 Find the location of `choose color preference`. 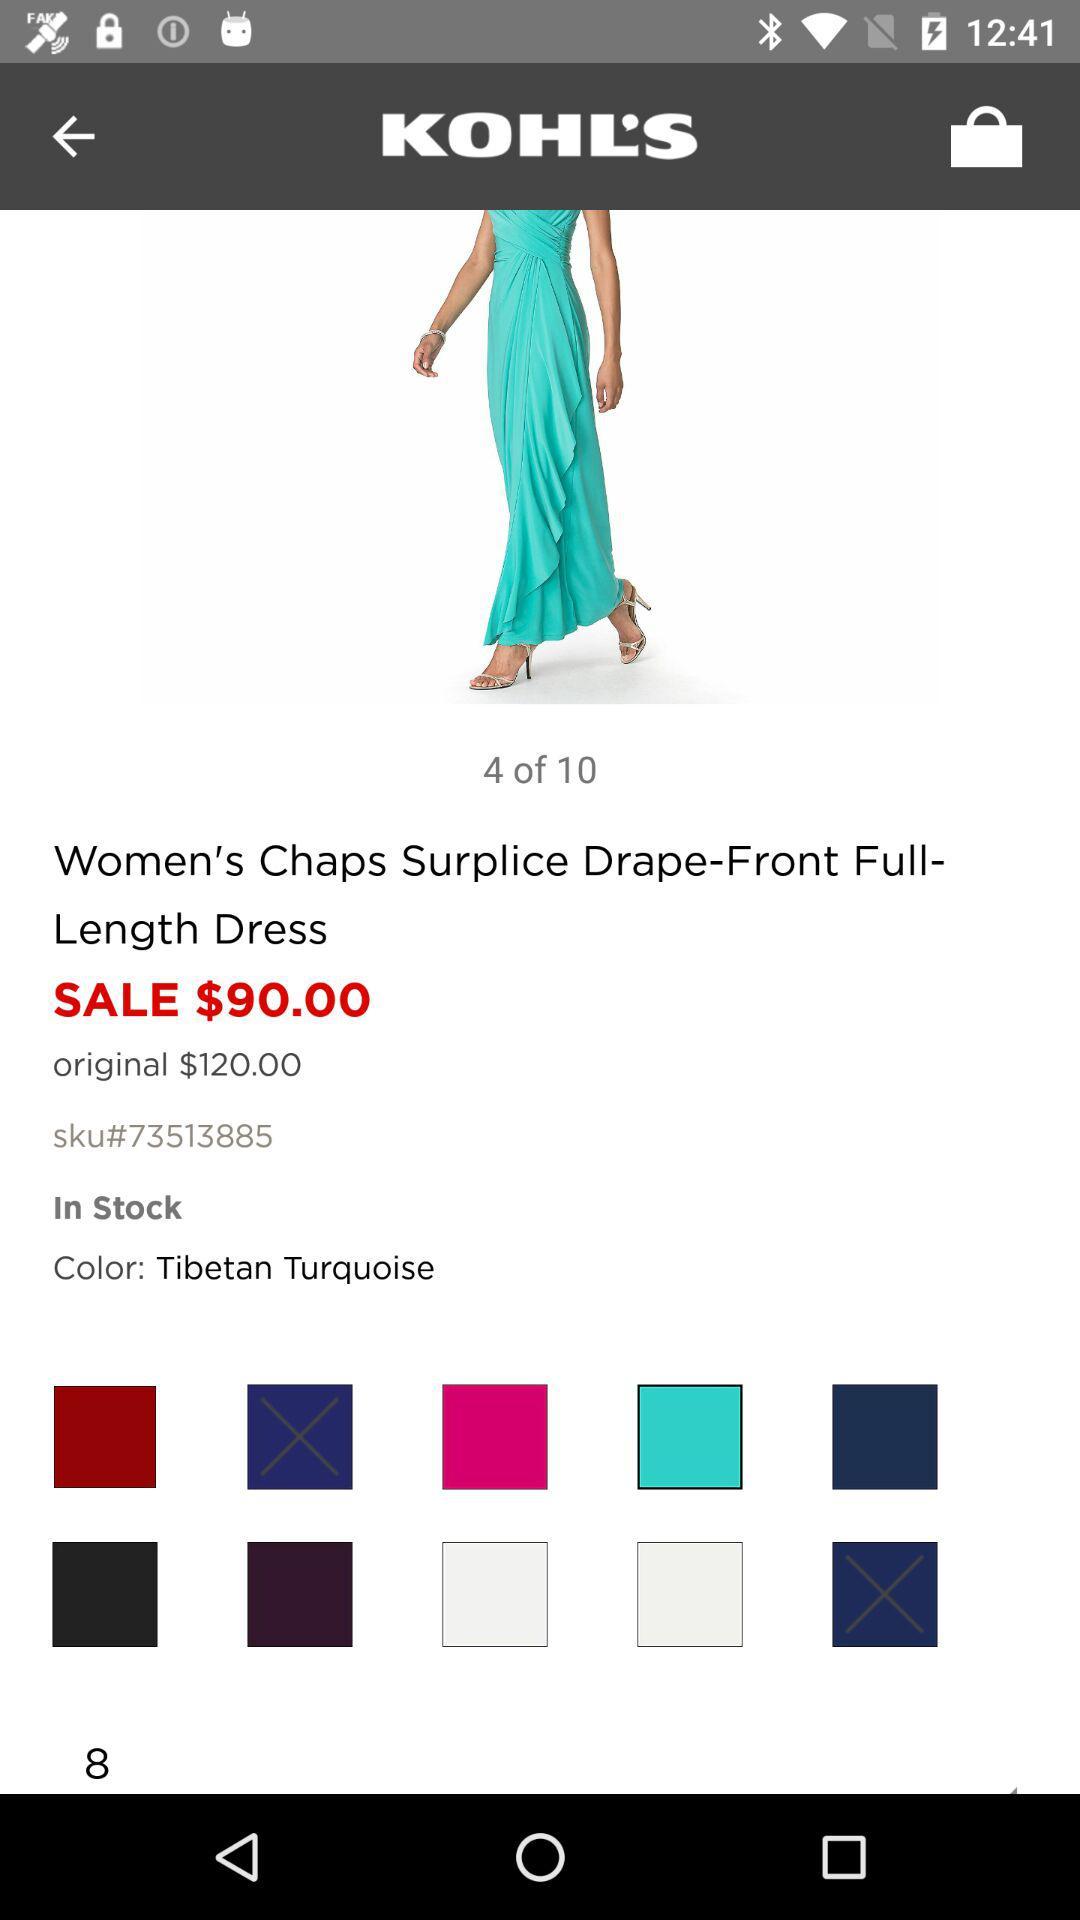

choose color preference is located at coordinates (104, 1593).